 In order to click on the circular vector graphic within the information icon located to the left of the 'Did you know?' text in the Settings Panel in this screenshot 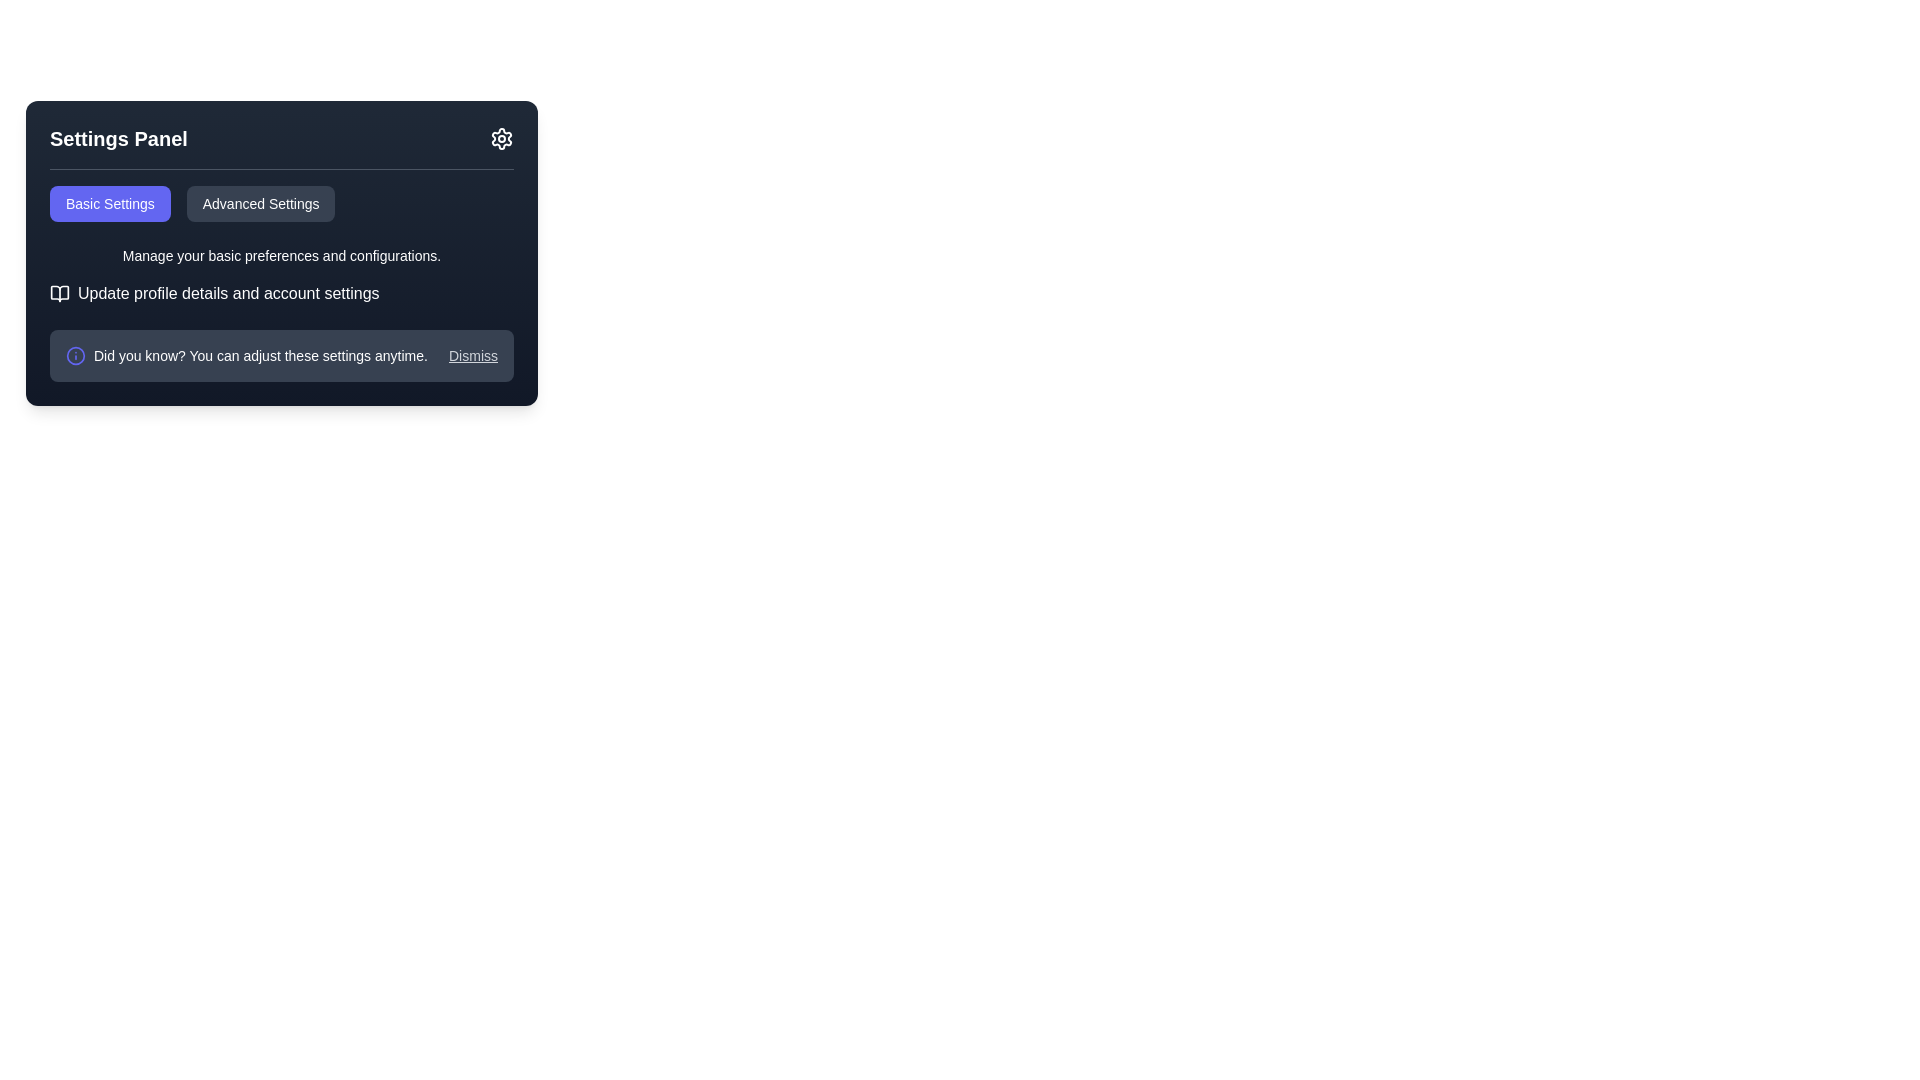, I will do `click(76, 354)`.